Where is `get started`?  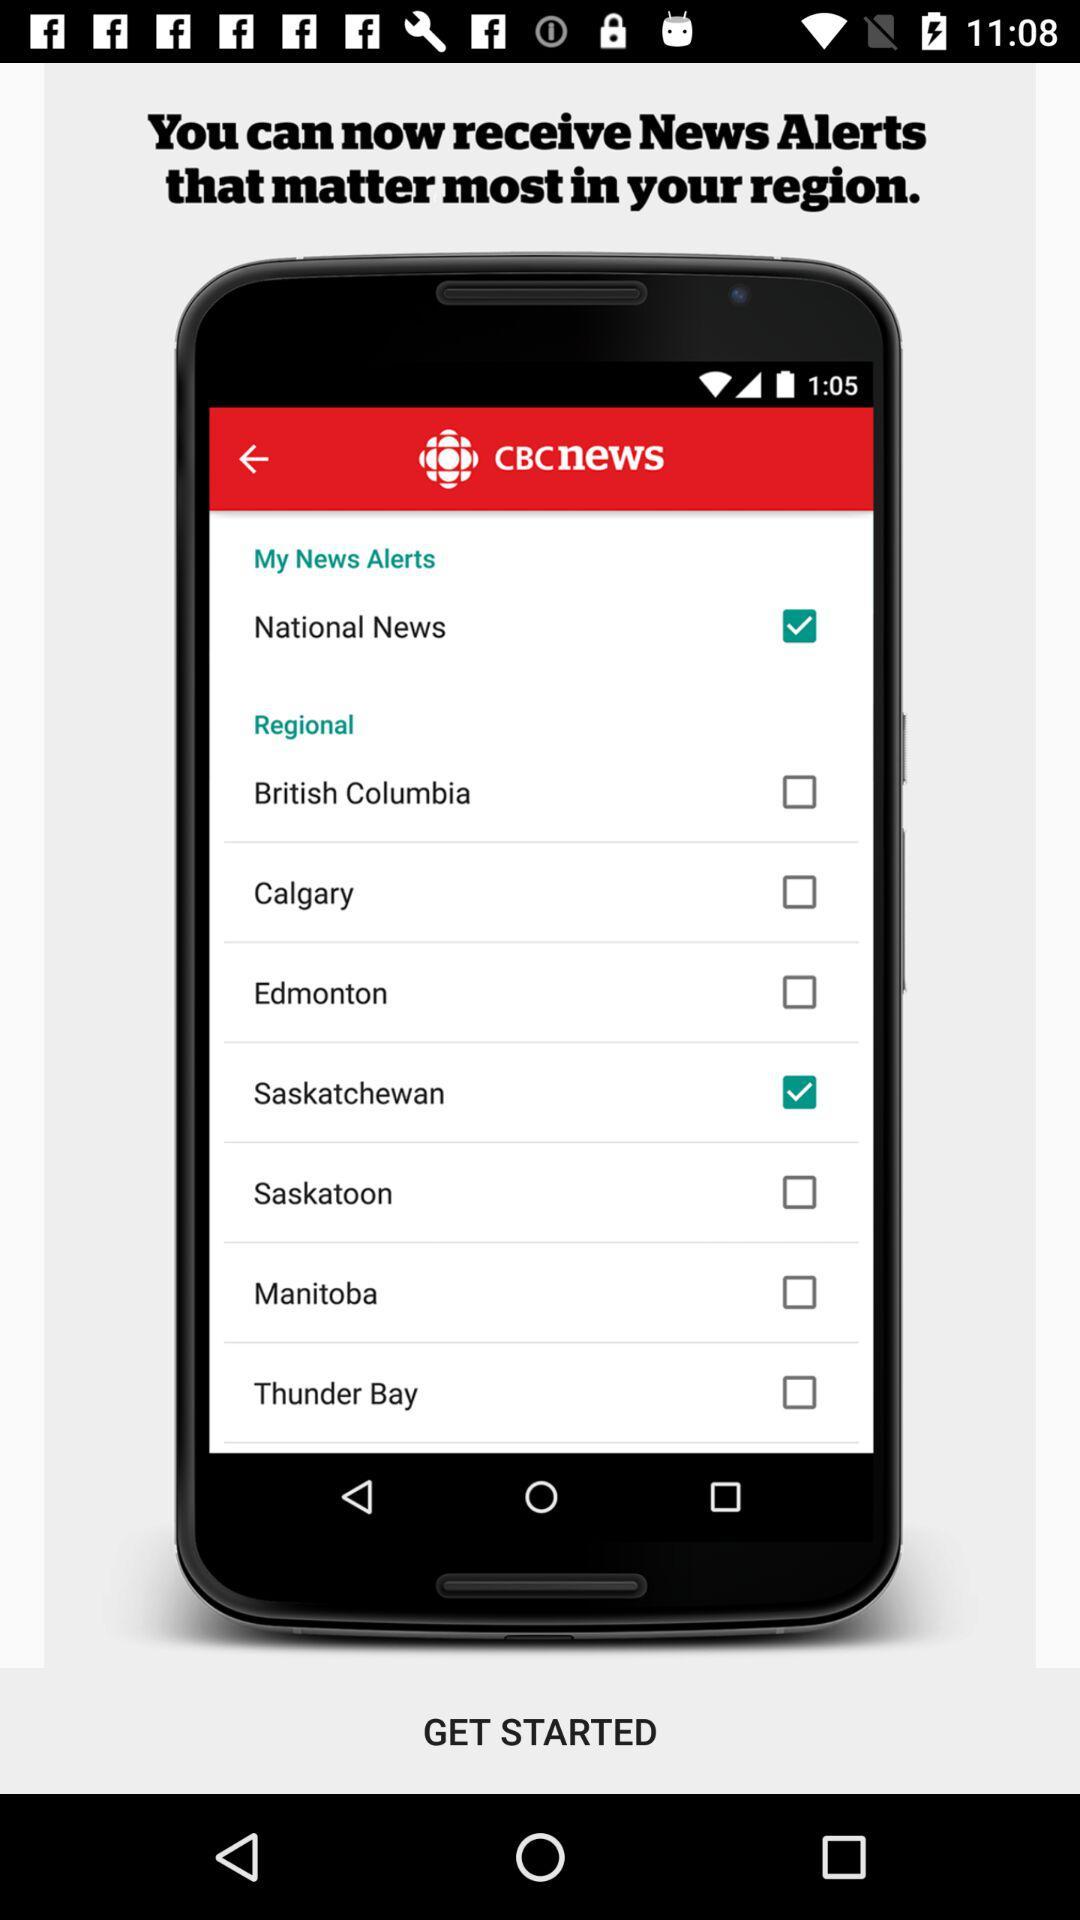 get started is located at coordinates (540, 1730).